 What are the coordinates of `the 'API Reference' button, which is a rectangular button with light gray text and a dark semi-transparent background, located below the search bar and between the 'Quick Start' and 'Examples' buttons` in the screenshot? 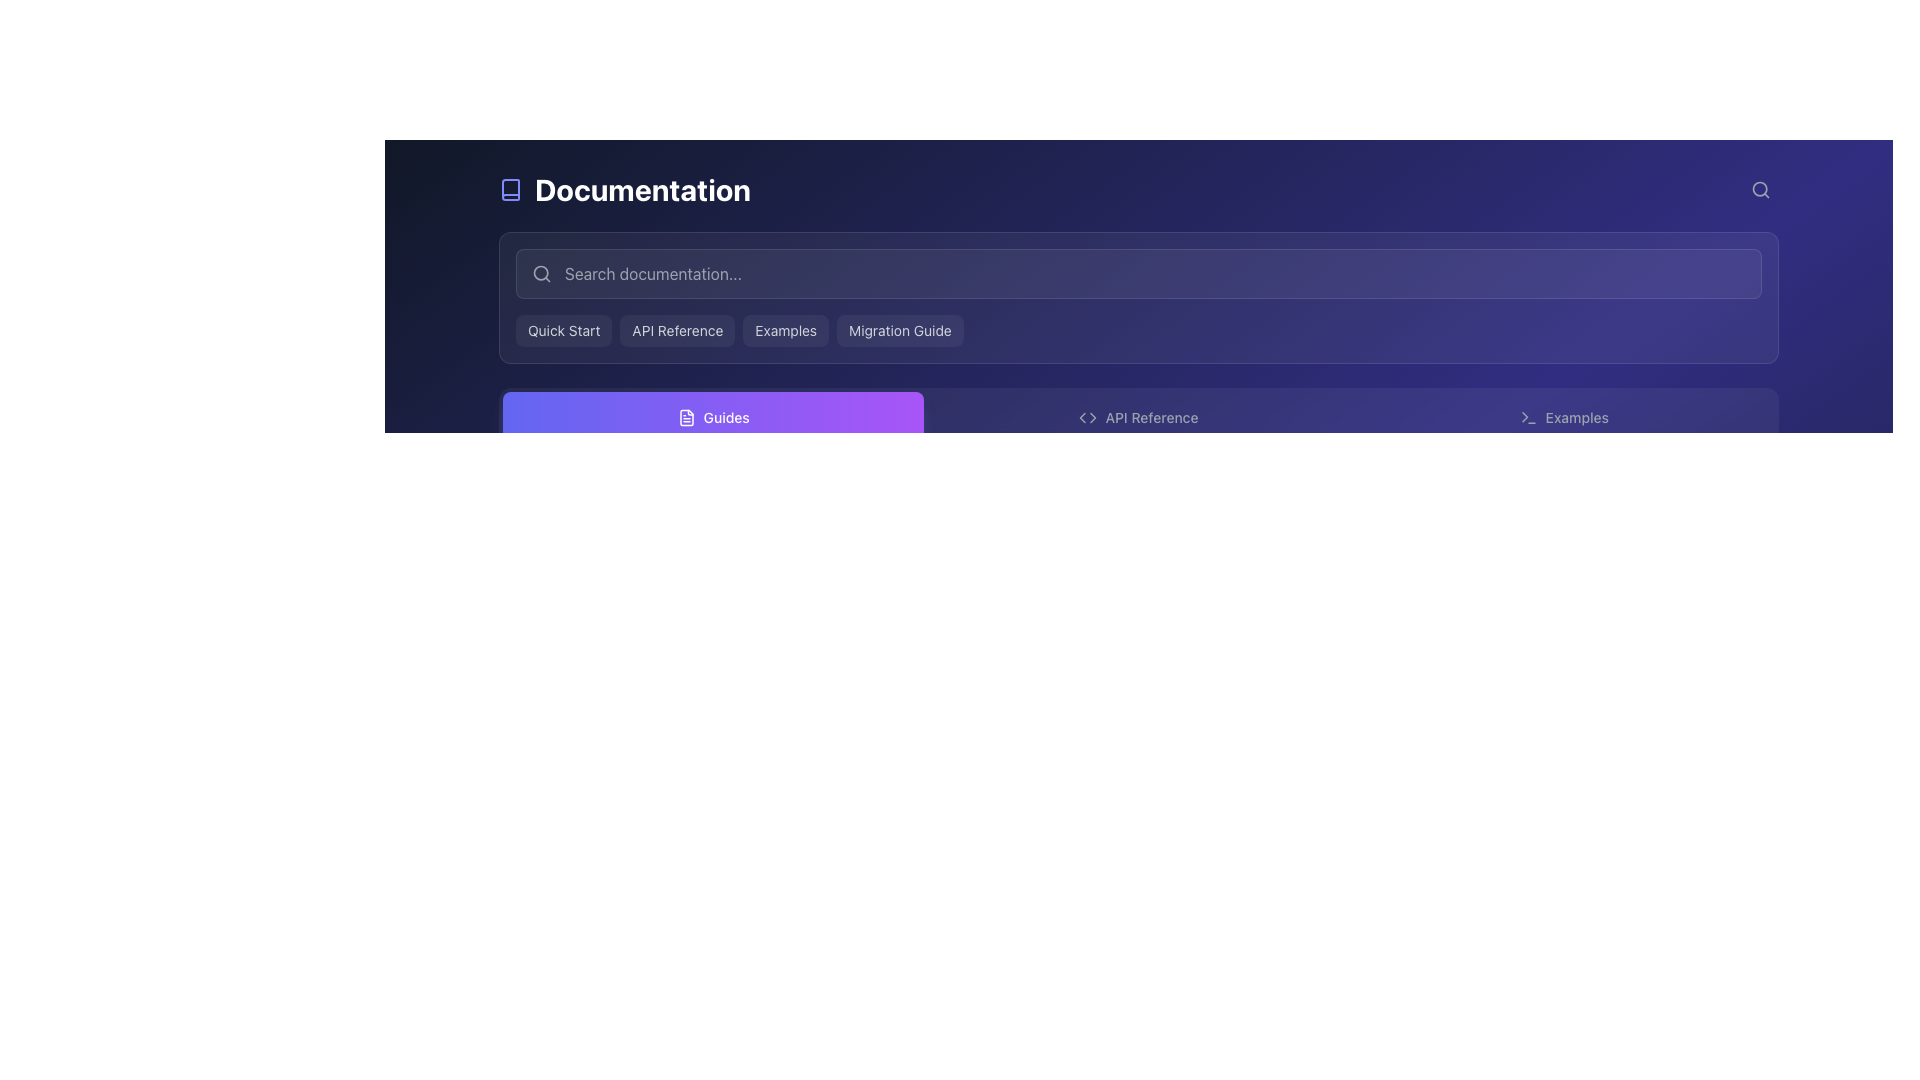 It's located at (677, 330).